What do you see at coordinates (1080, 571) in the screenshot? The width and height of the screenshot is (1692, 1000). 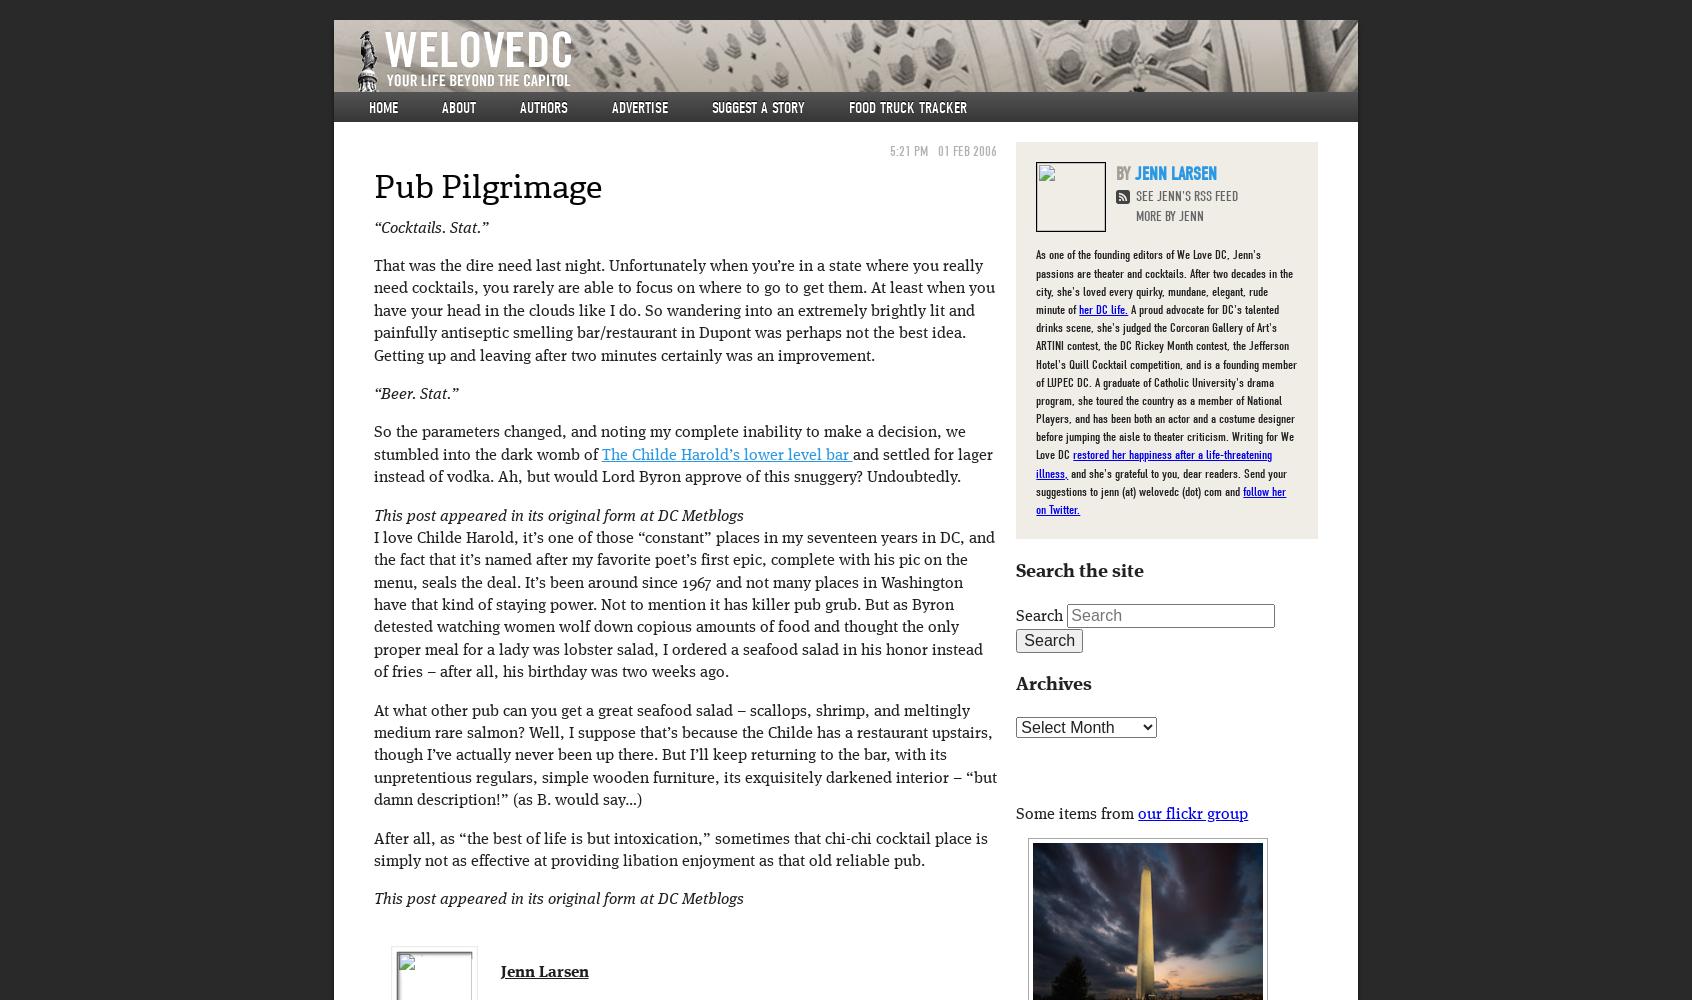 I see `'Search the site'` at bounding box center [1080, 571].